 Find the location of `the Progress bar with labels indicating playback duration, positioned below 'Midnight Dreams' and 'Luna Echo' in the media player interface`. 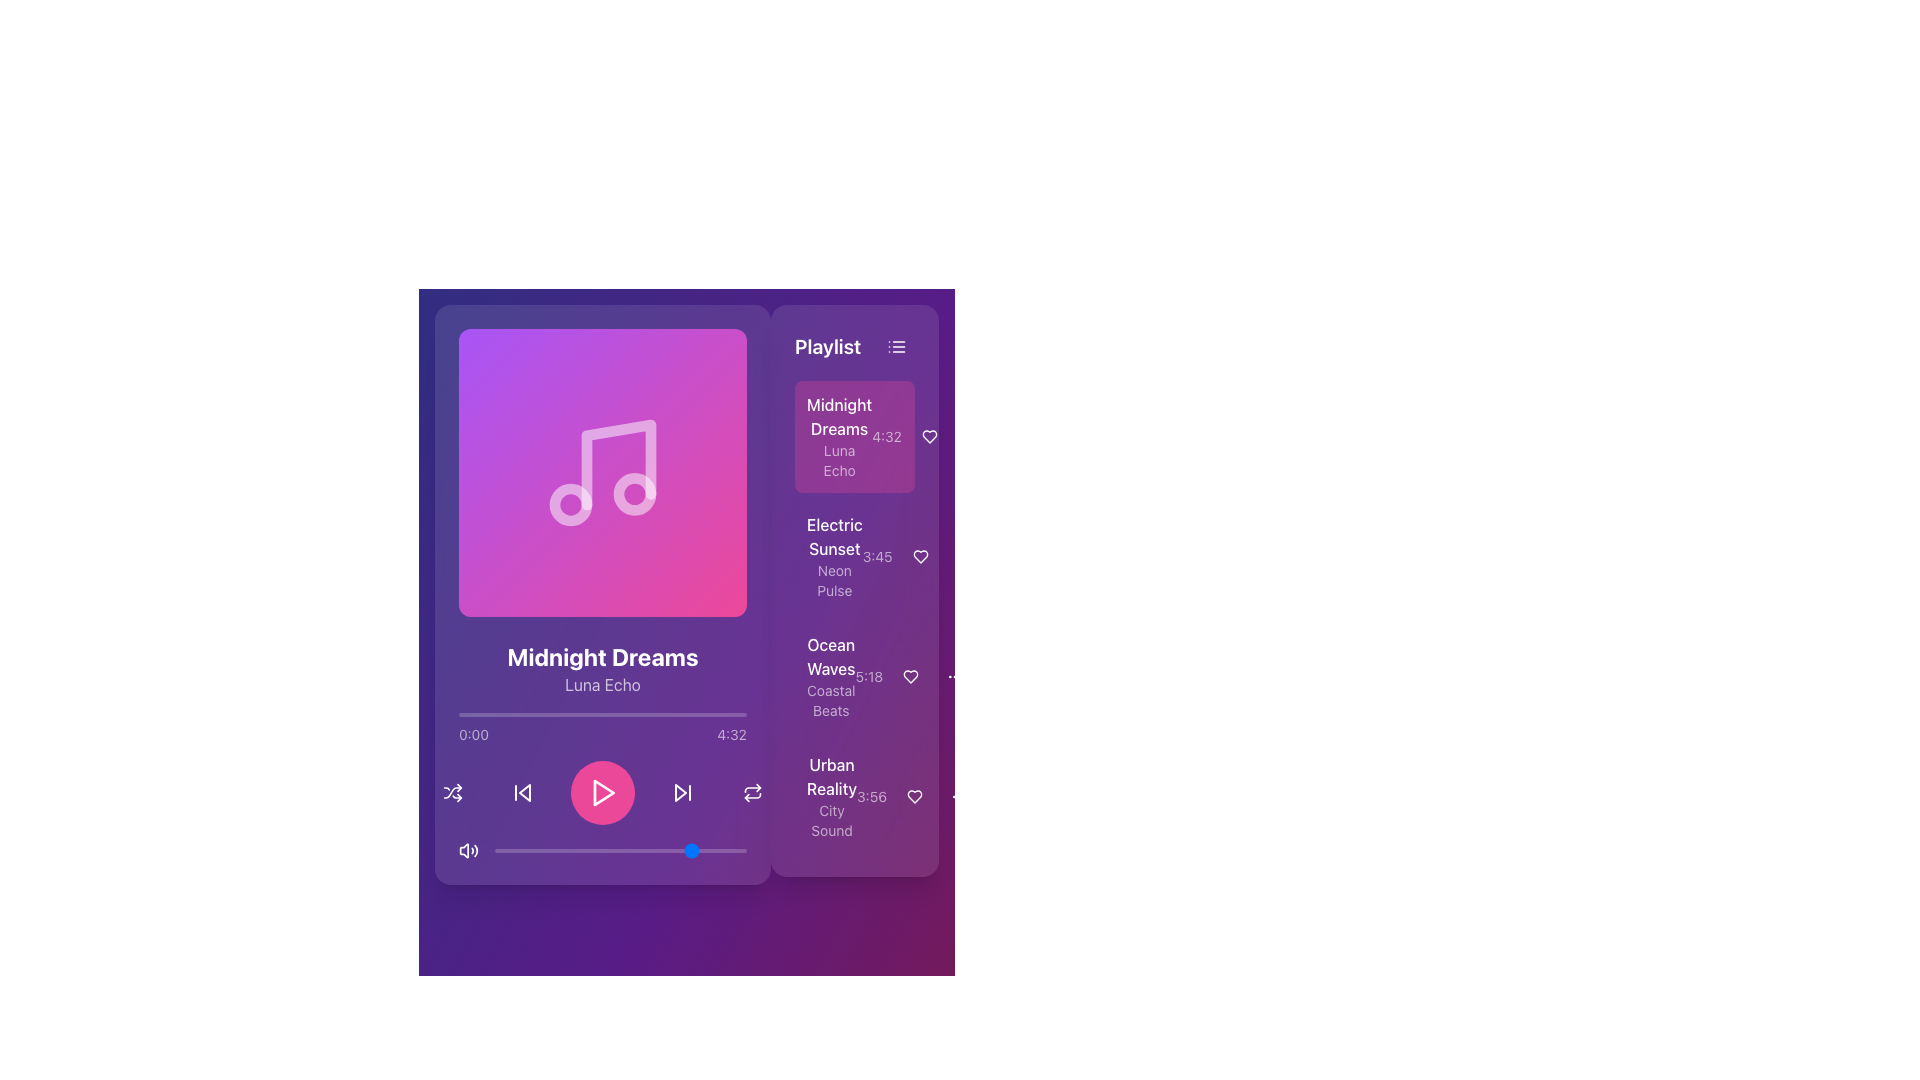

the Progress bar with labels indicating playback duration, positioned below 'Midnight Dreams' and 'Luna Echo' in the media player interface is located at coordinates (602, 729).